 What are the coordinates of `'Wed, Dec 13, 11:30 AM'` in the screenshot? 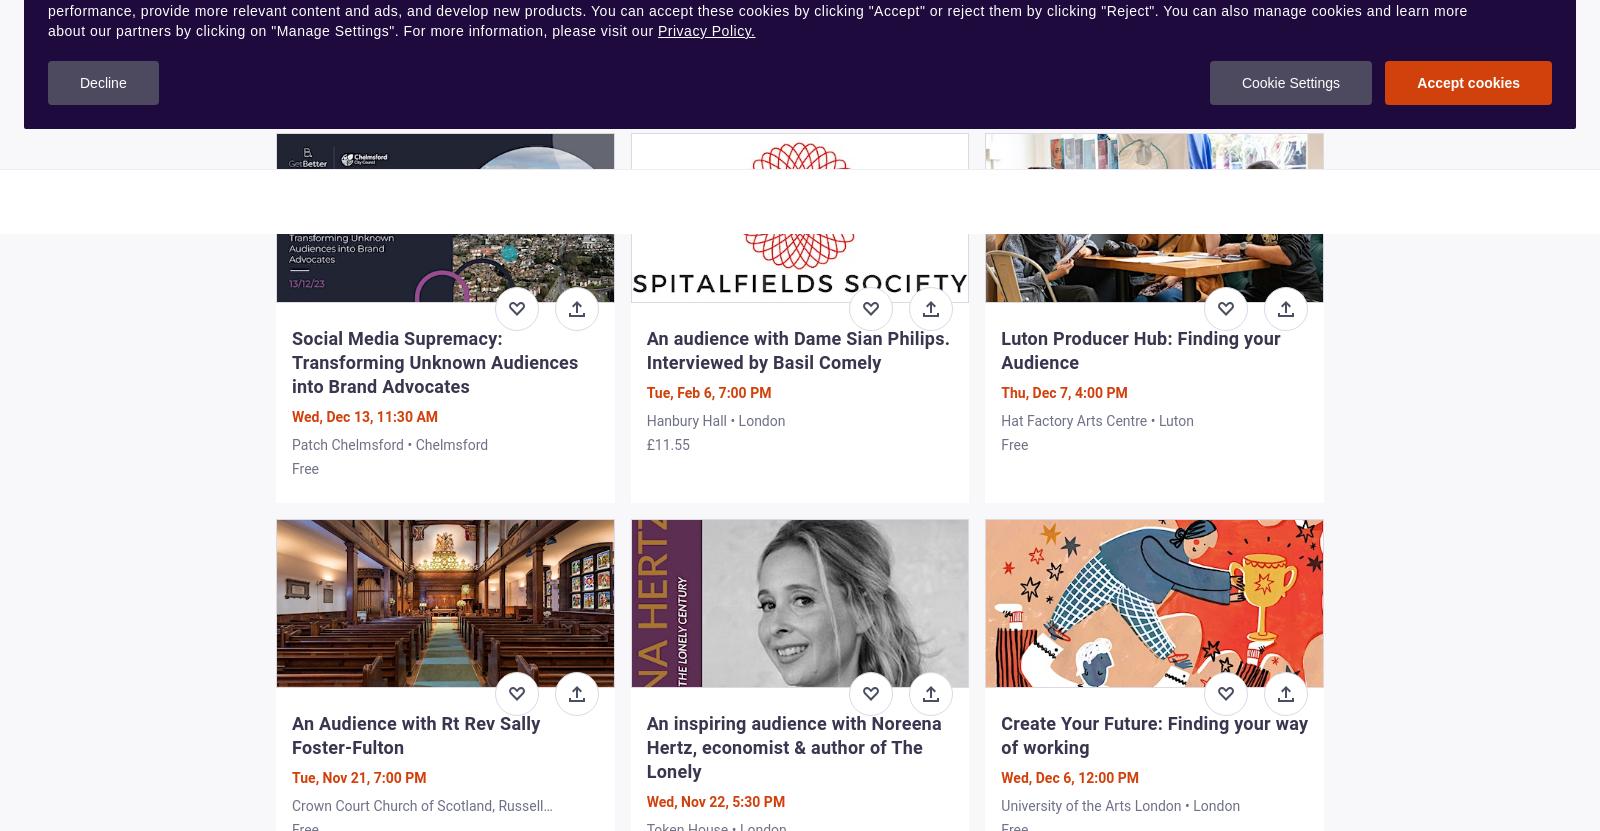 It's located at (364, 415).